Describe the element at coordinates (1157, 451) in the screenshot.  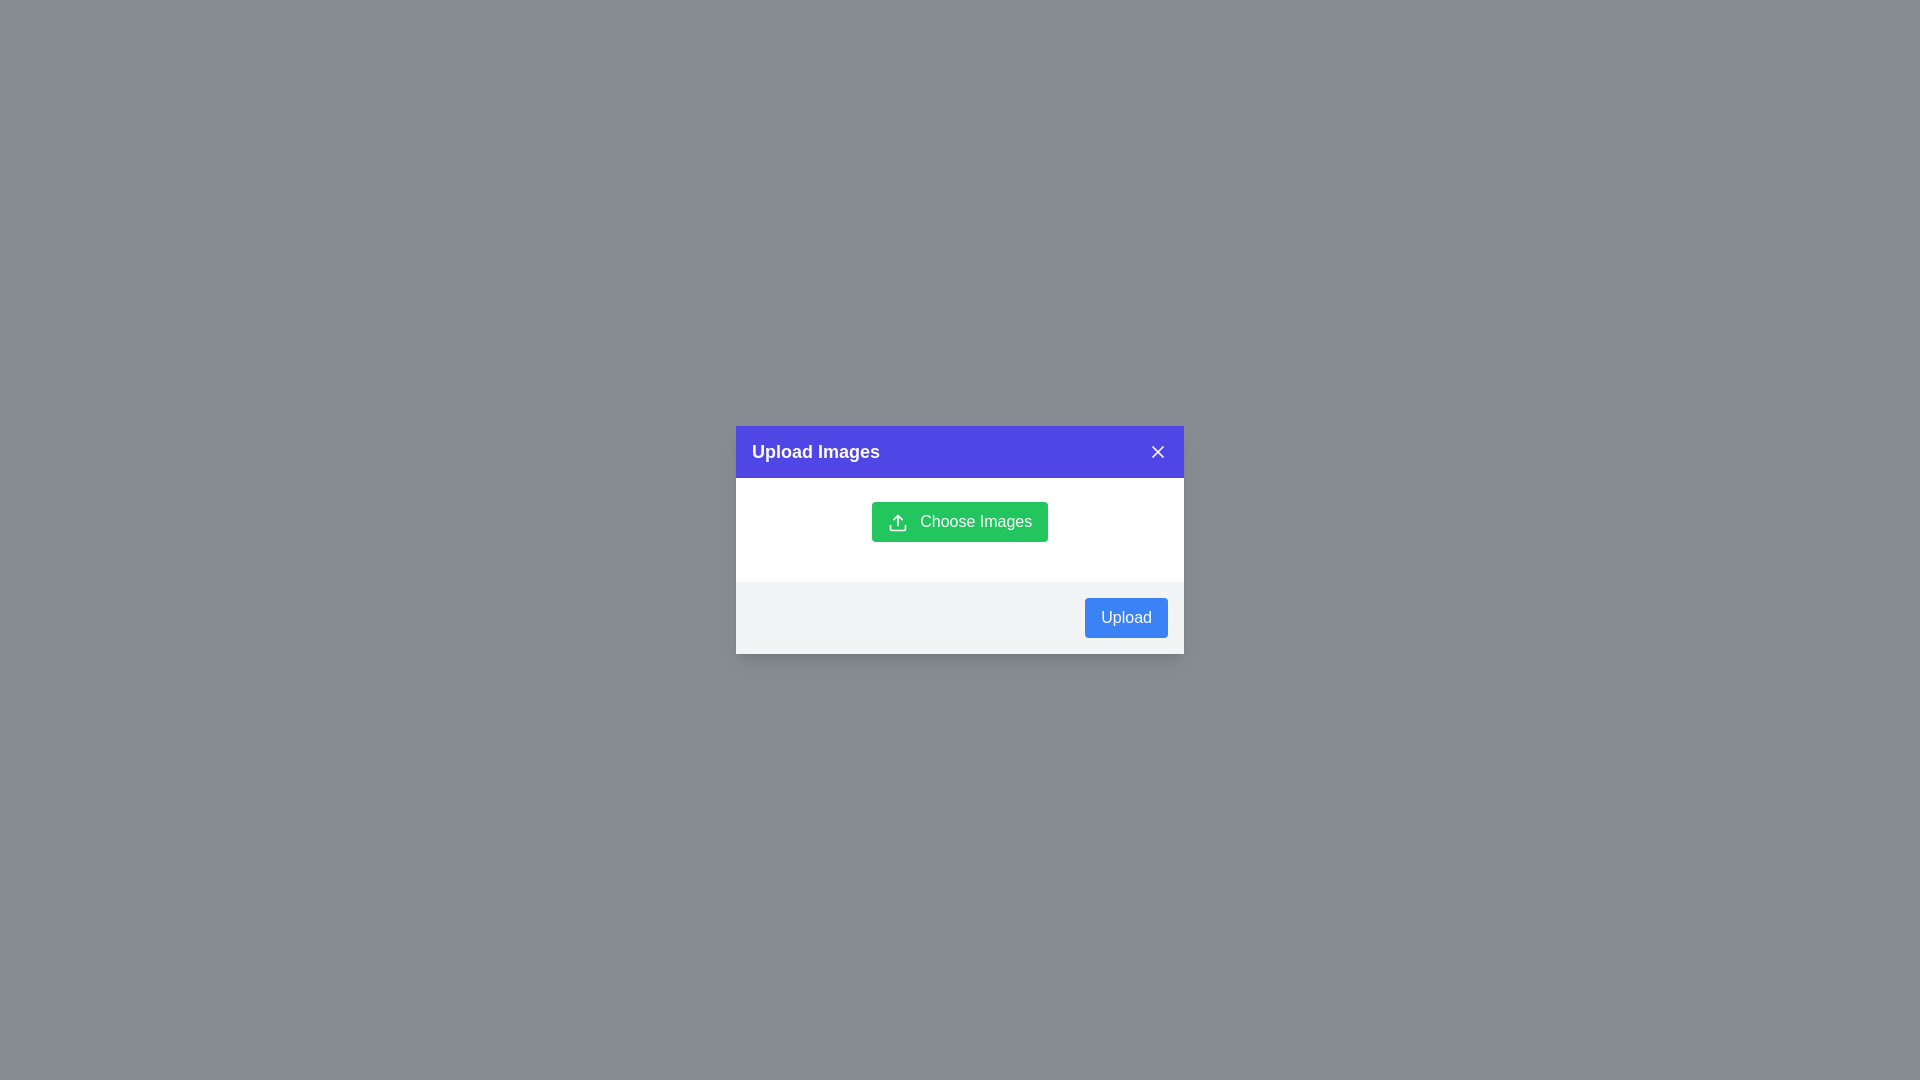
I see `'Close' button in the header to close the dialog` at that location.